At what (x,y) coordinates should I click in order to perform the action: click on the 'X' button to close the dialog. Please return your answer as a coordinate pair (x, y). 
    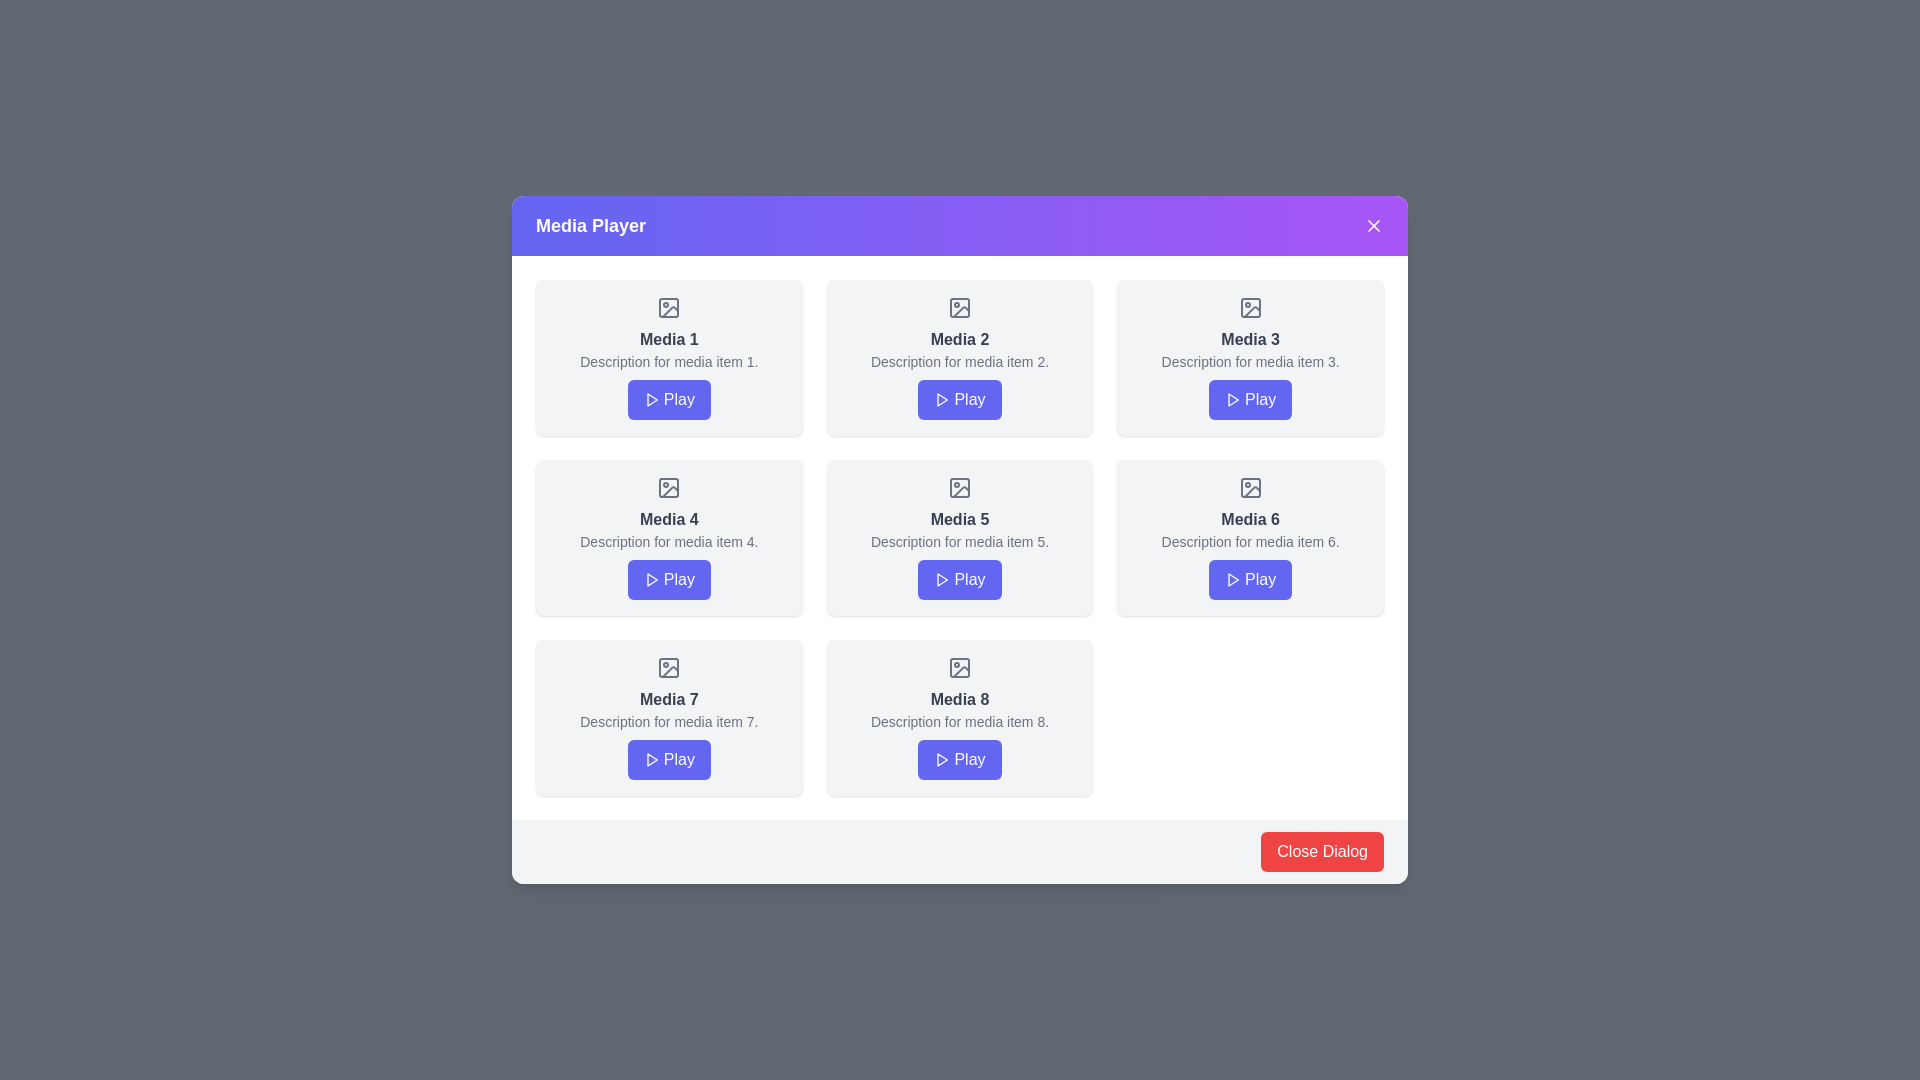
    Looking at the image, I should click on (1372, 225).